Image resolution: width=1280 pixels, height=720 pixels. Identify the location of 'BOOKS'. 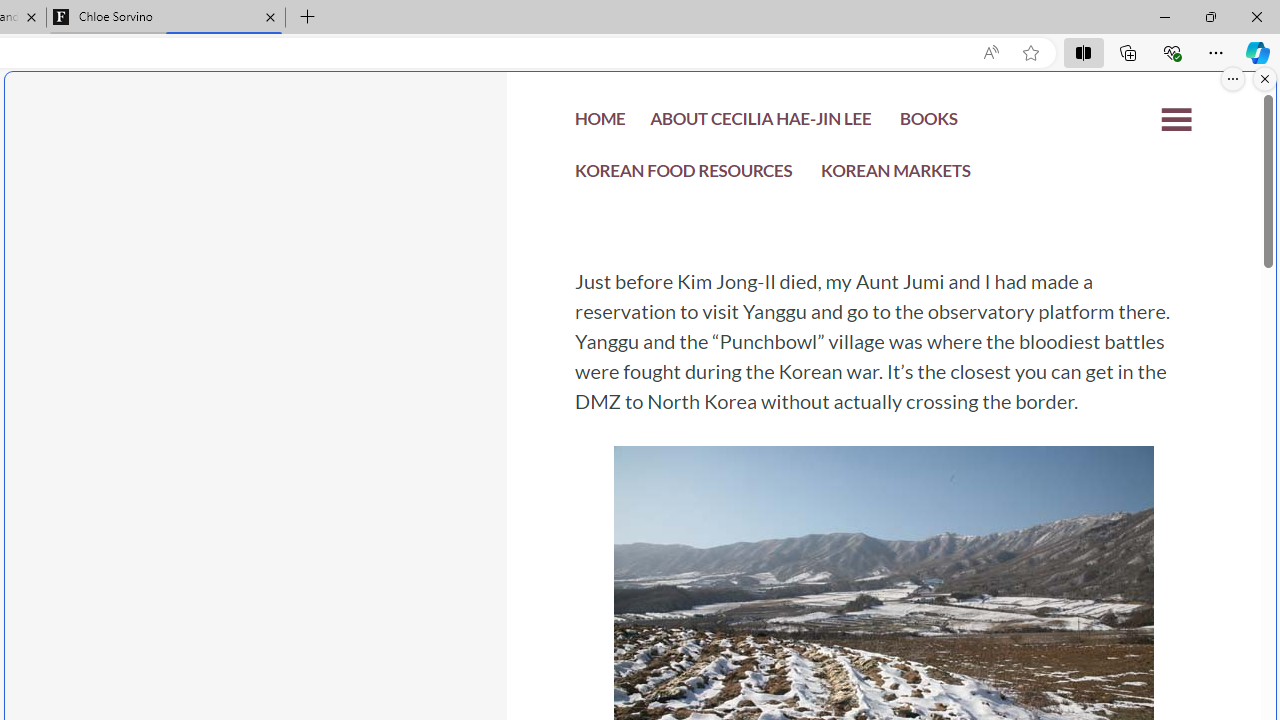
(927, 122).